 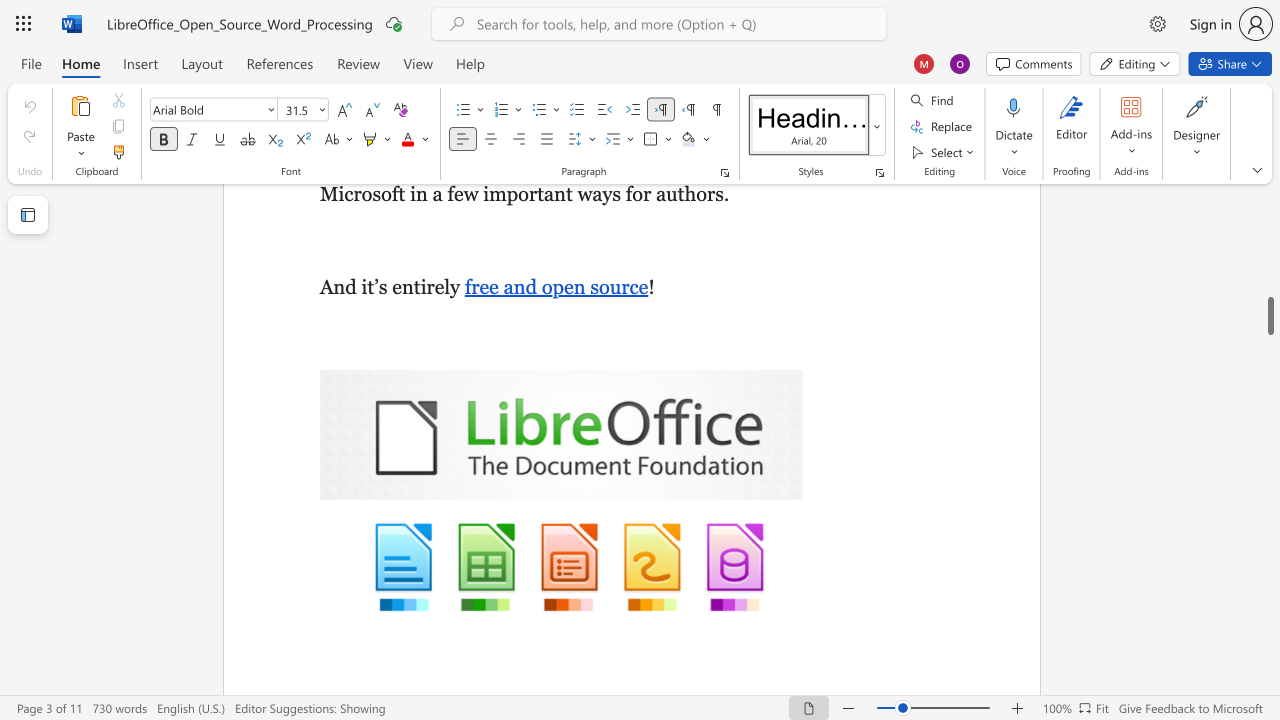 I want to click on the scrollbar, so click(x=1269, y=310).